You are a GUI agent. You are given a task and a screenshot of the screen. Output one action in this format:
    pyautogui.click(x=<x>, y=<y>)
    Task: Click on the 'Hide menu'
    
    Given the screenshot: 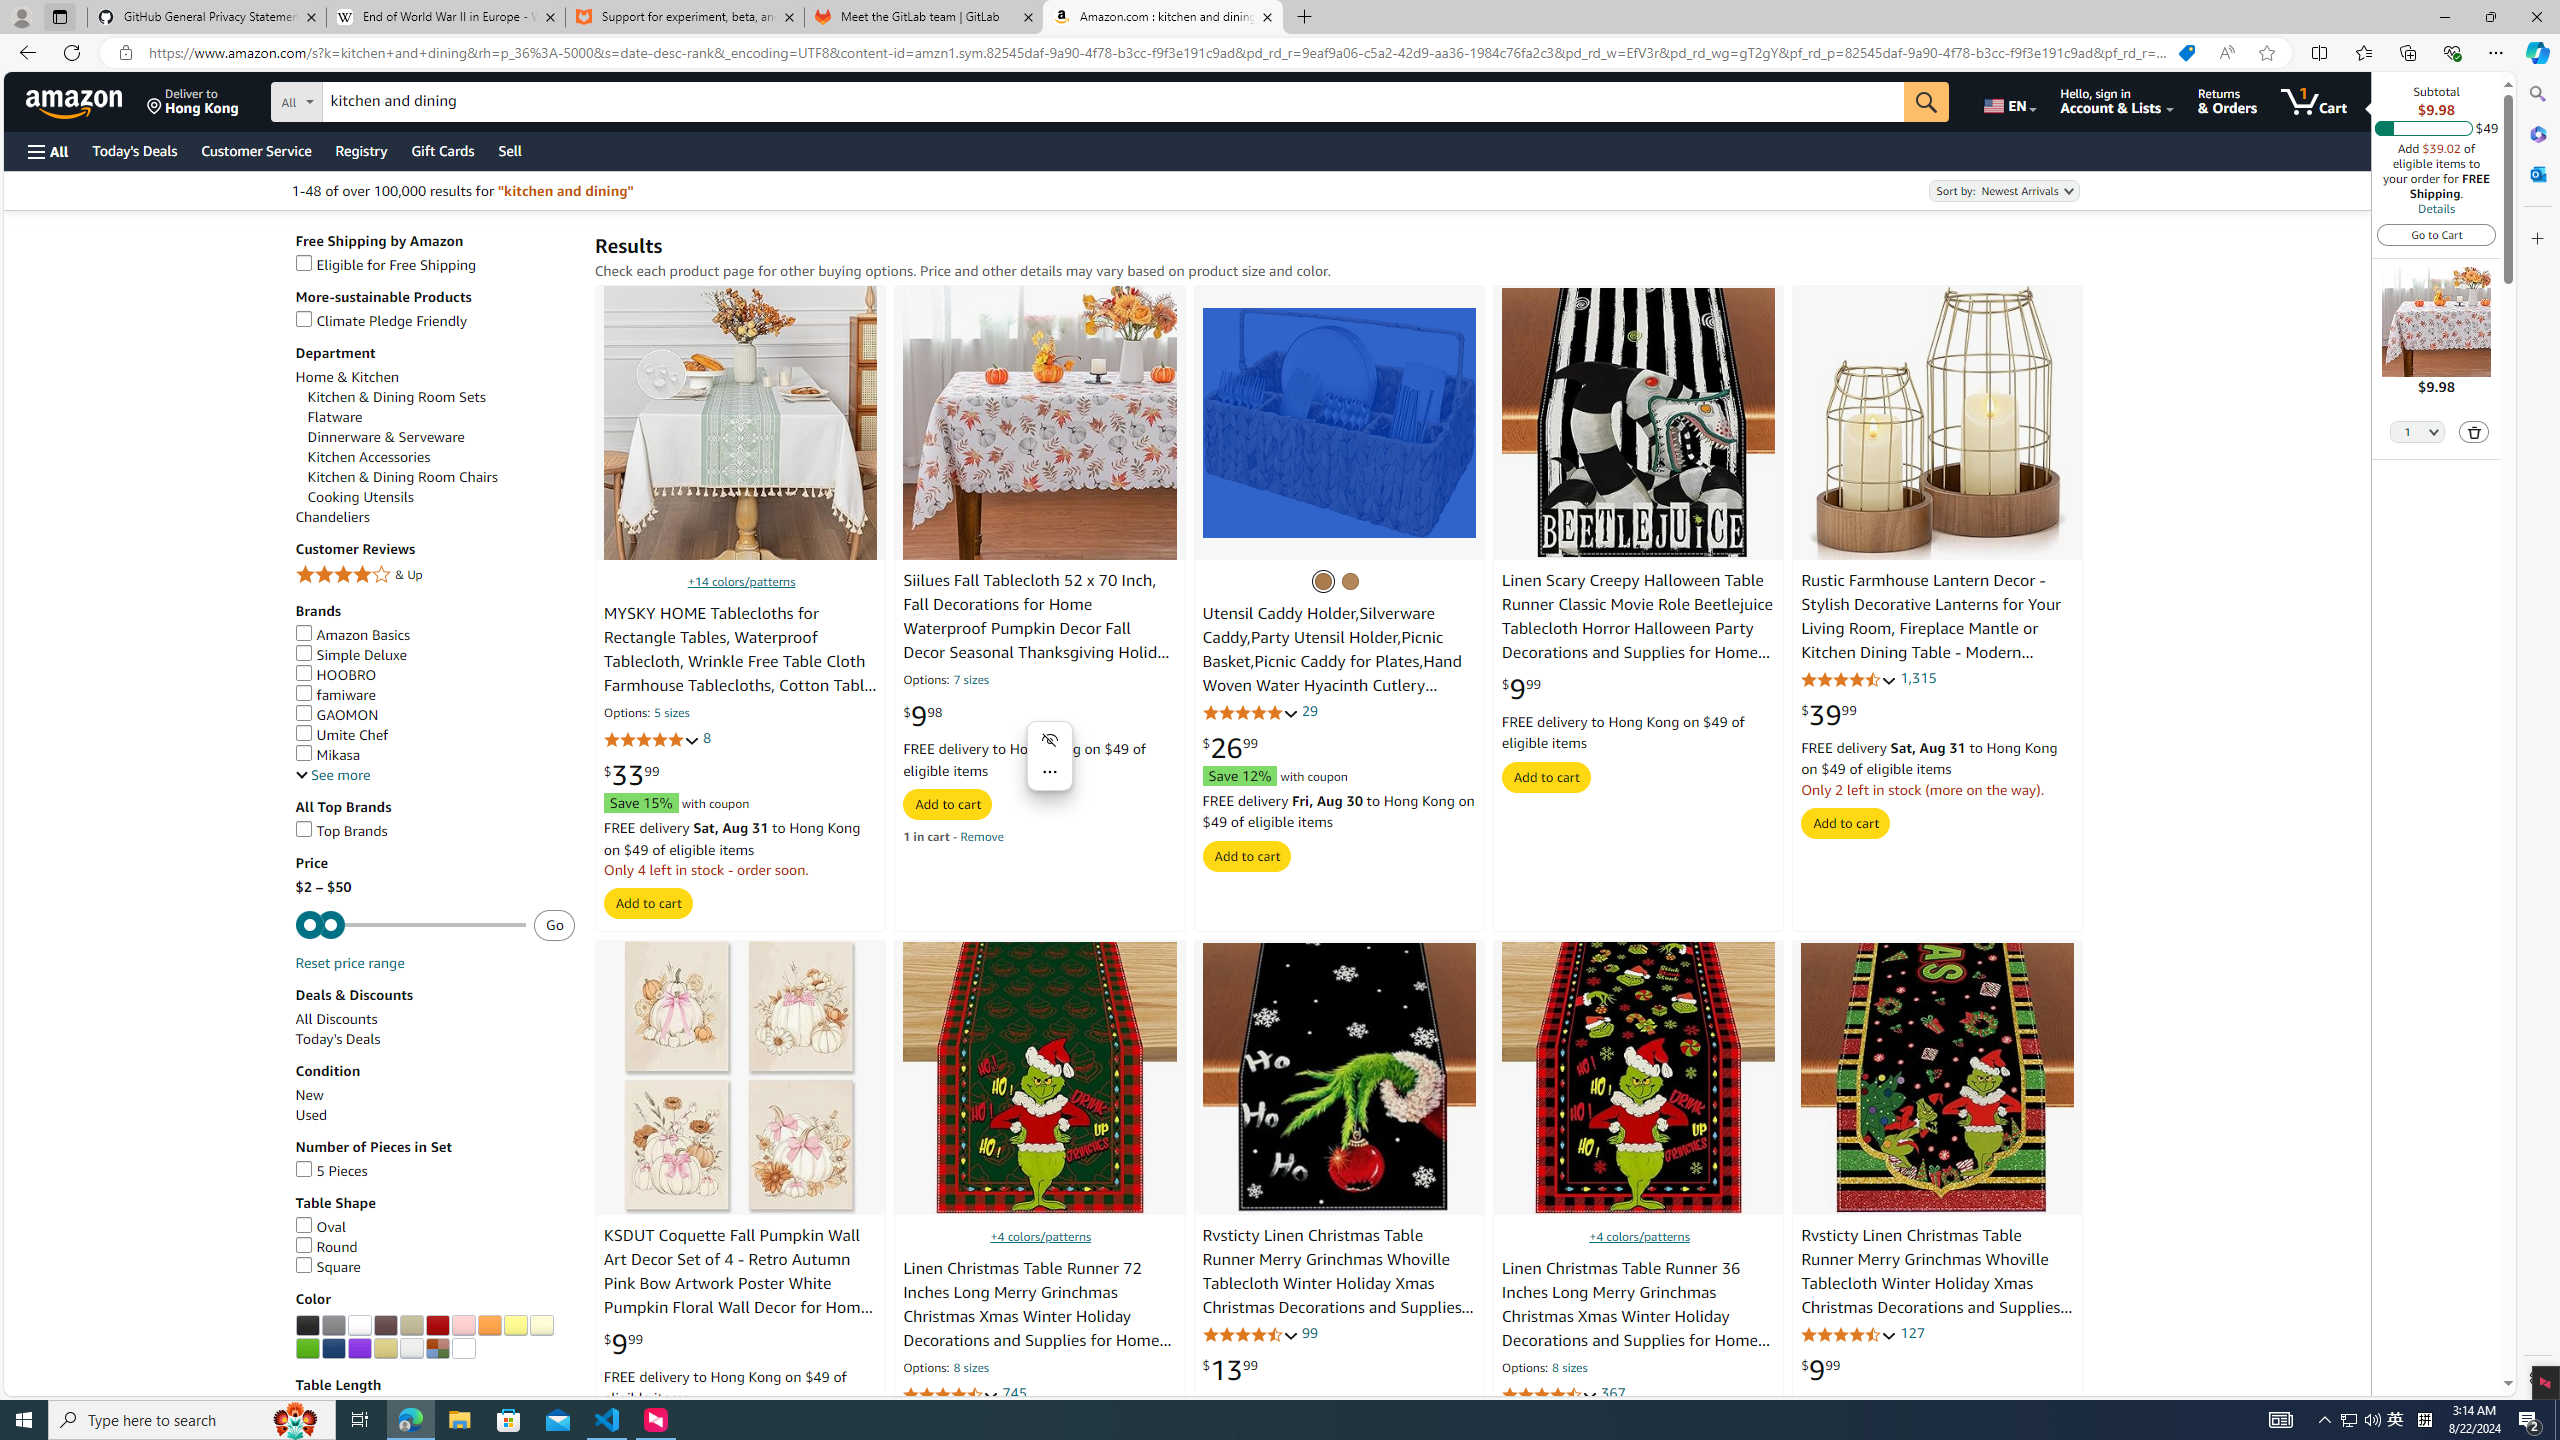 What is the action you would take?
    pyautogui.click(x=1049, y=739)
    